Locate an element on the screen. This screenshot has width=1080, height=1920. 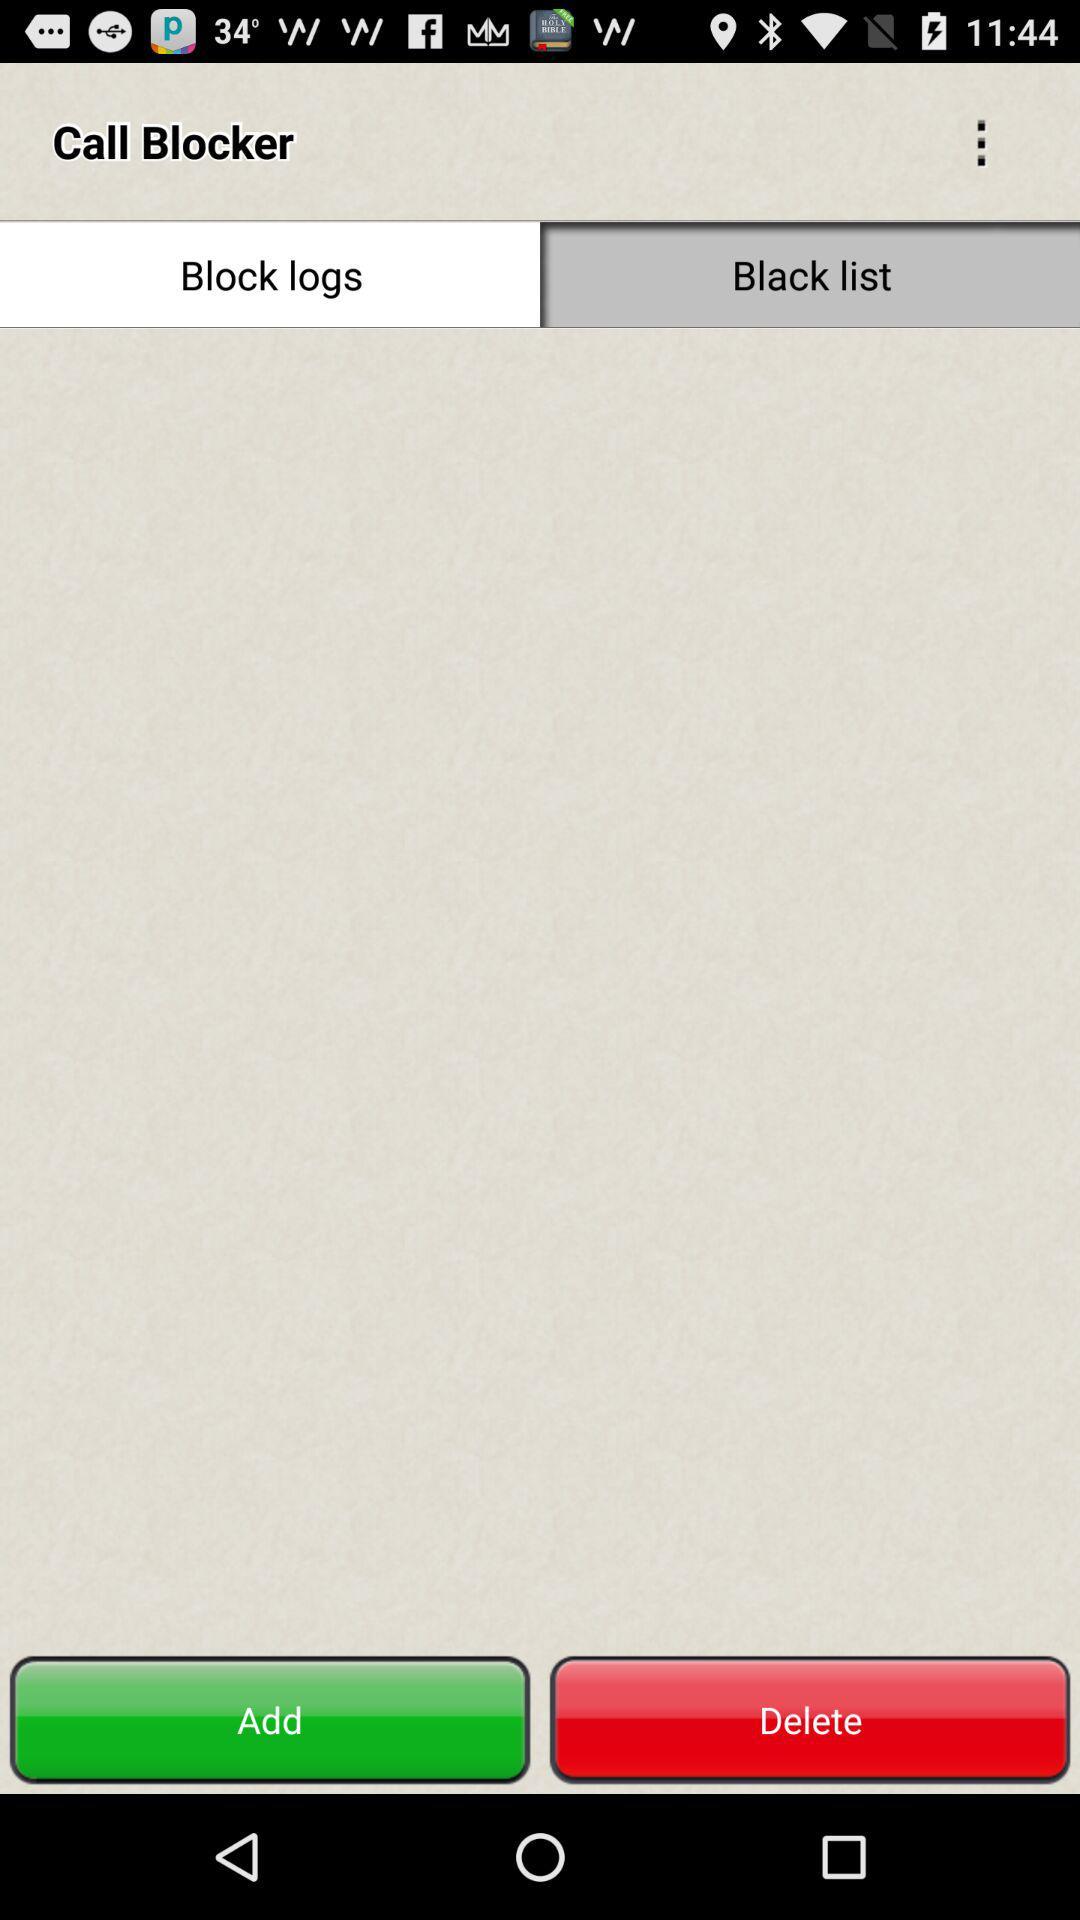
the item to the left of the black list is located at coordinates (270, 273).